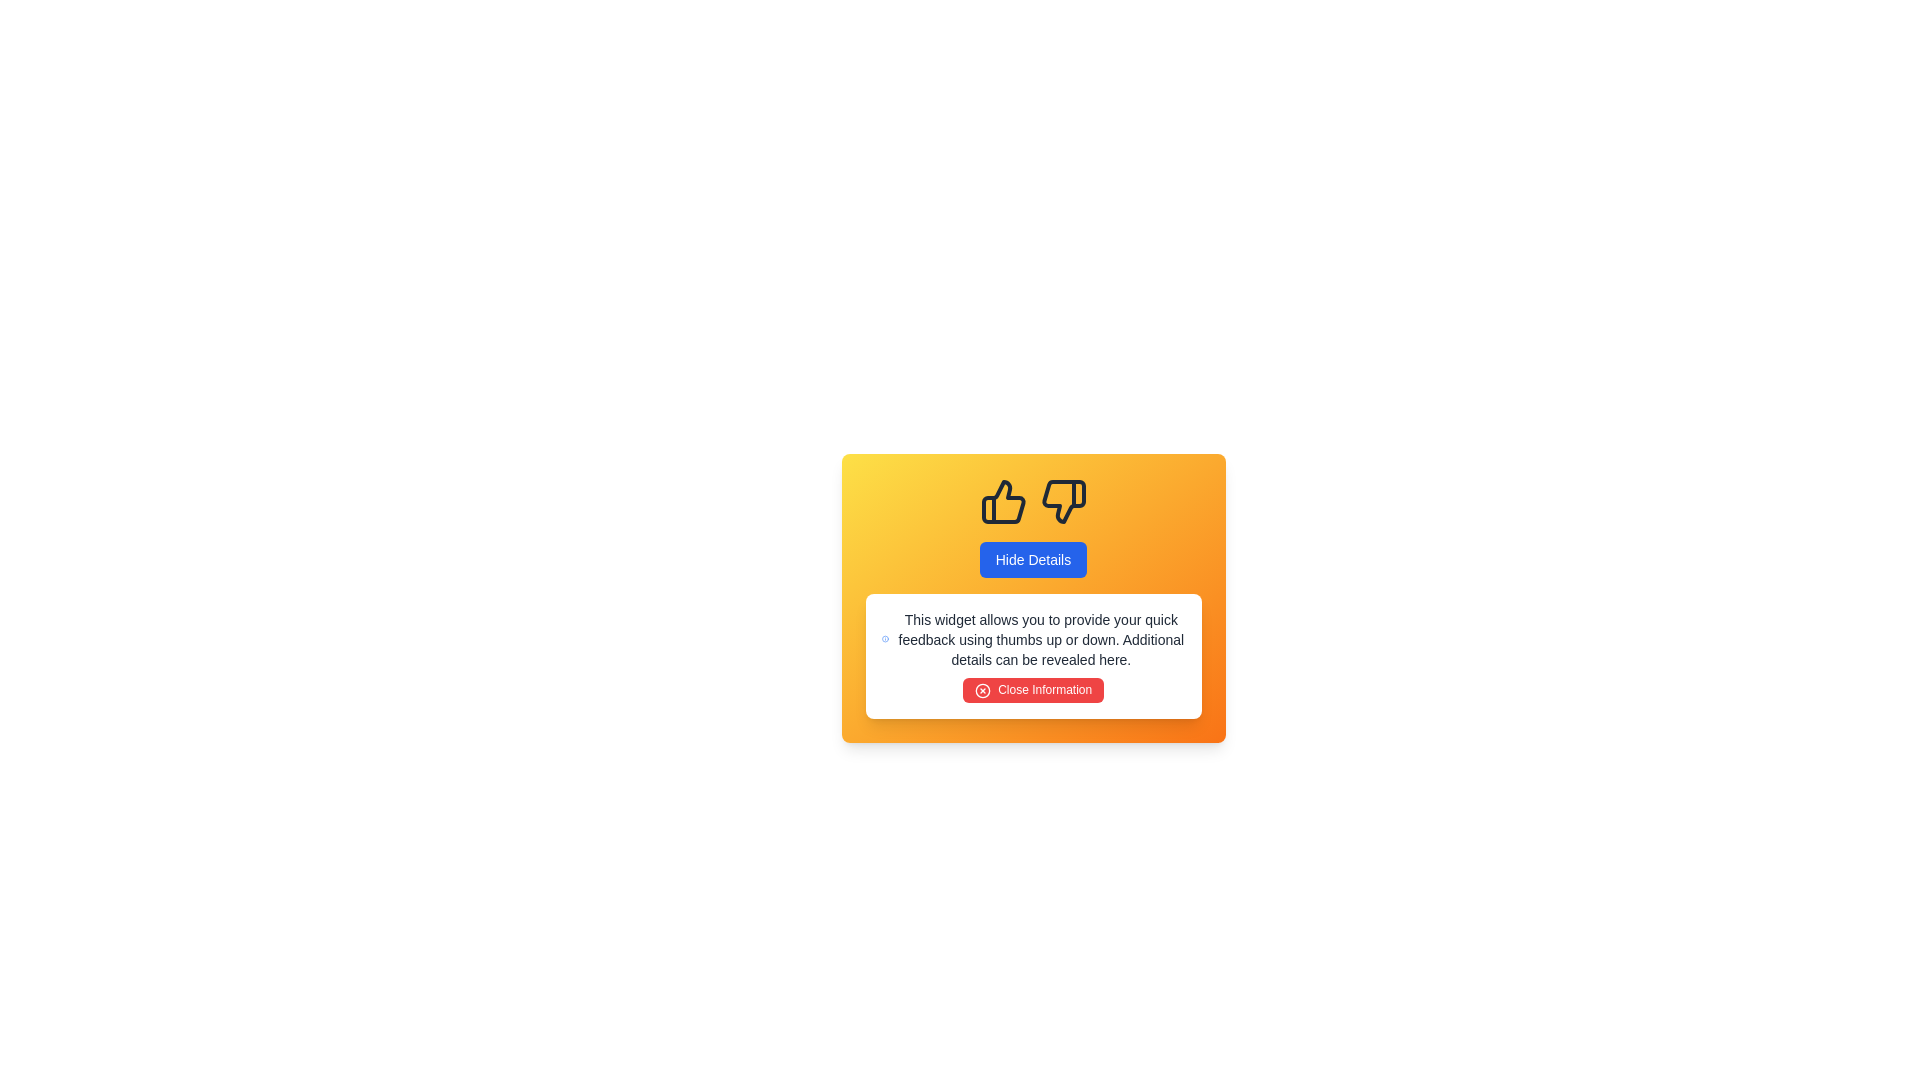 This screenshot has width=1920, height=1080. What do you see at coordinates (982, 689) in the screenshot?
I see `the 'Close' icon located on the left side of the 'Close Information' red button at the bottom part of the card` at bounding box center [982, 689].